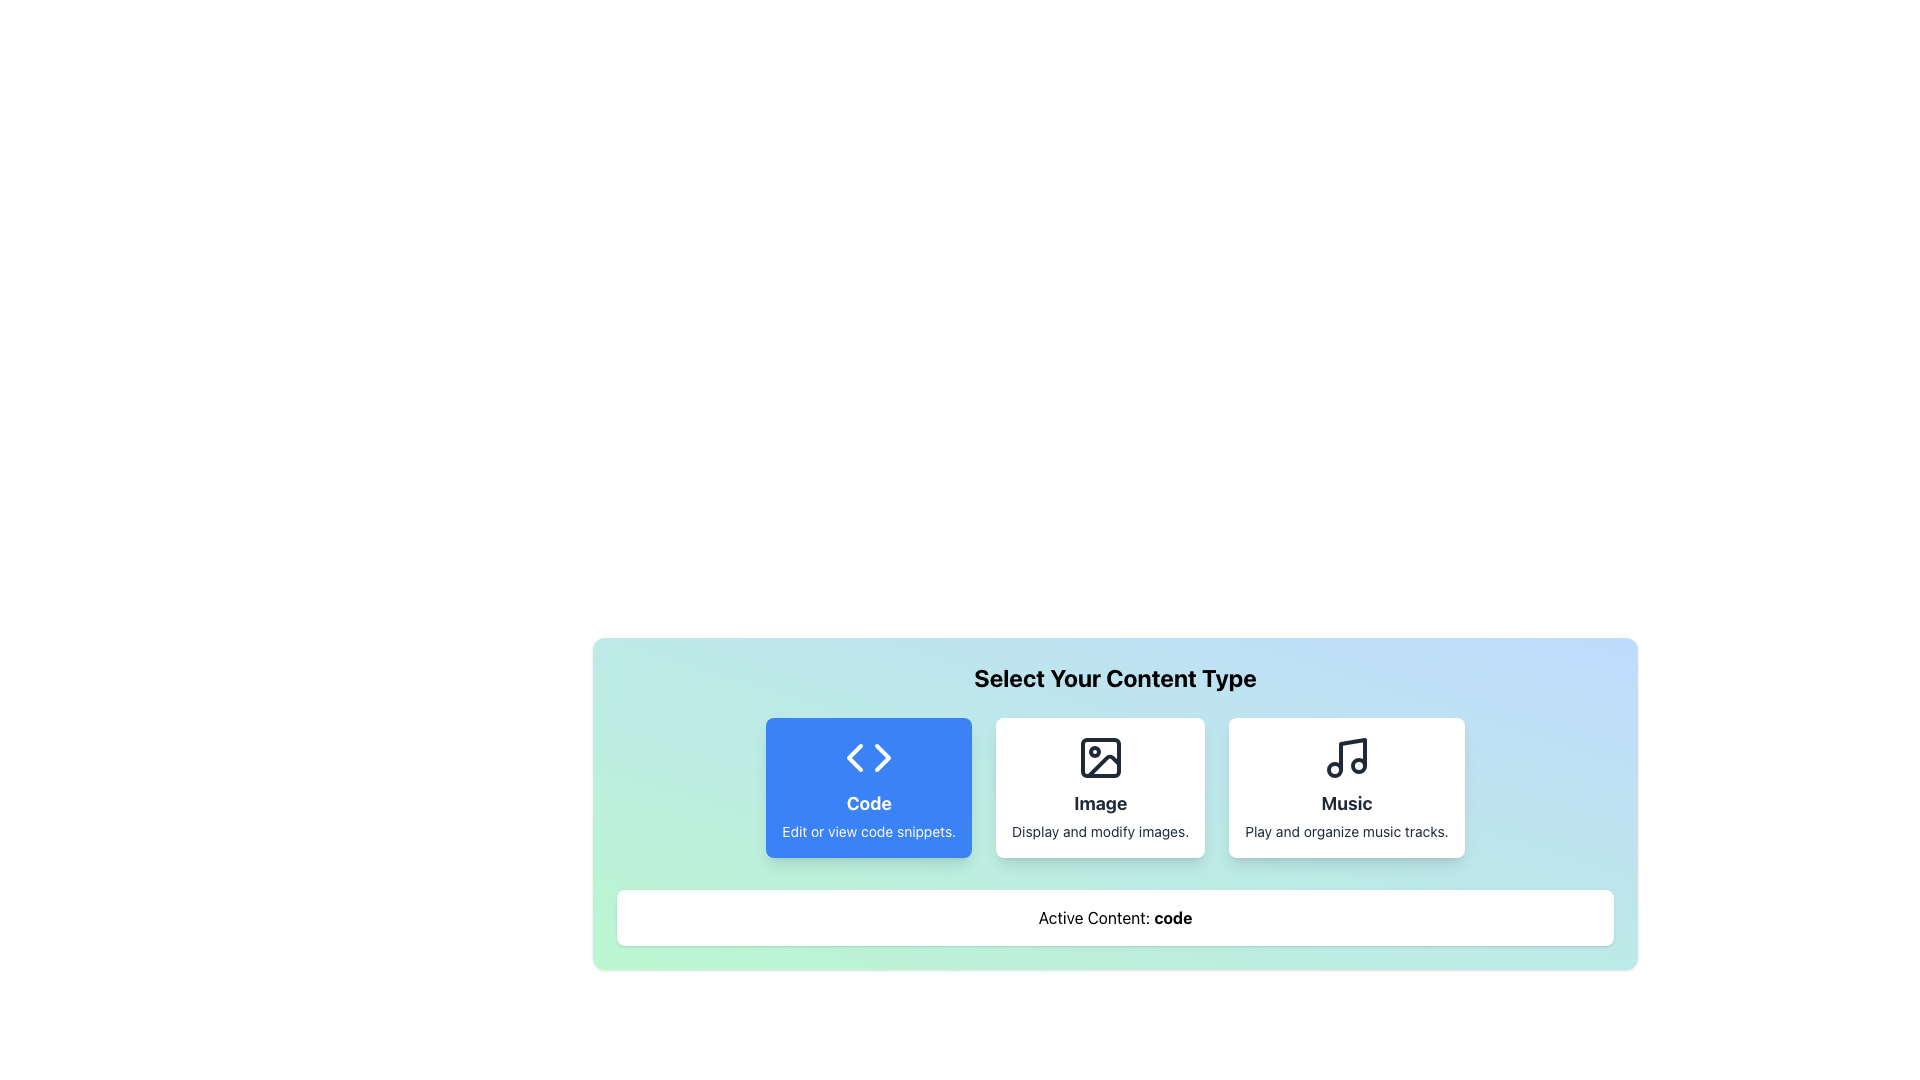  Describe the element at coordinates (1099, 758) in the screenshot. I see `the image icon located centrally within the middle card that represents images, which has a mountain and sun metaphor and is labeled 'Image' with the description 'Display and modify images.'` at that location.